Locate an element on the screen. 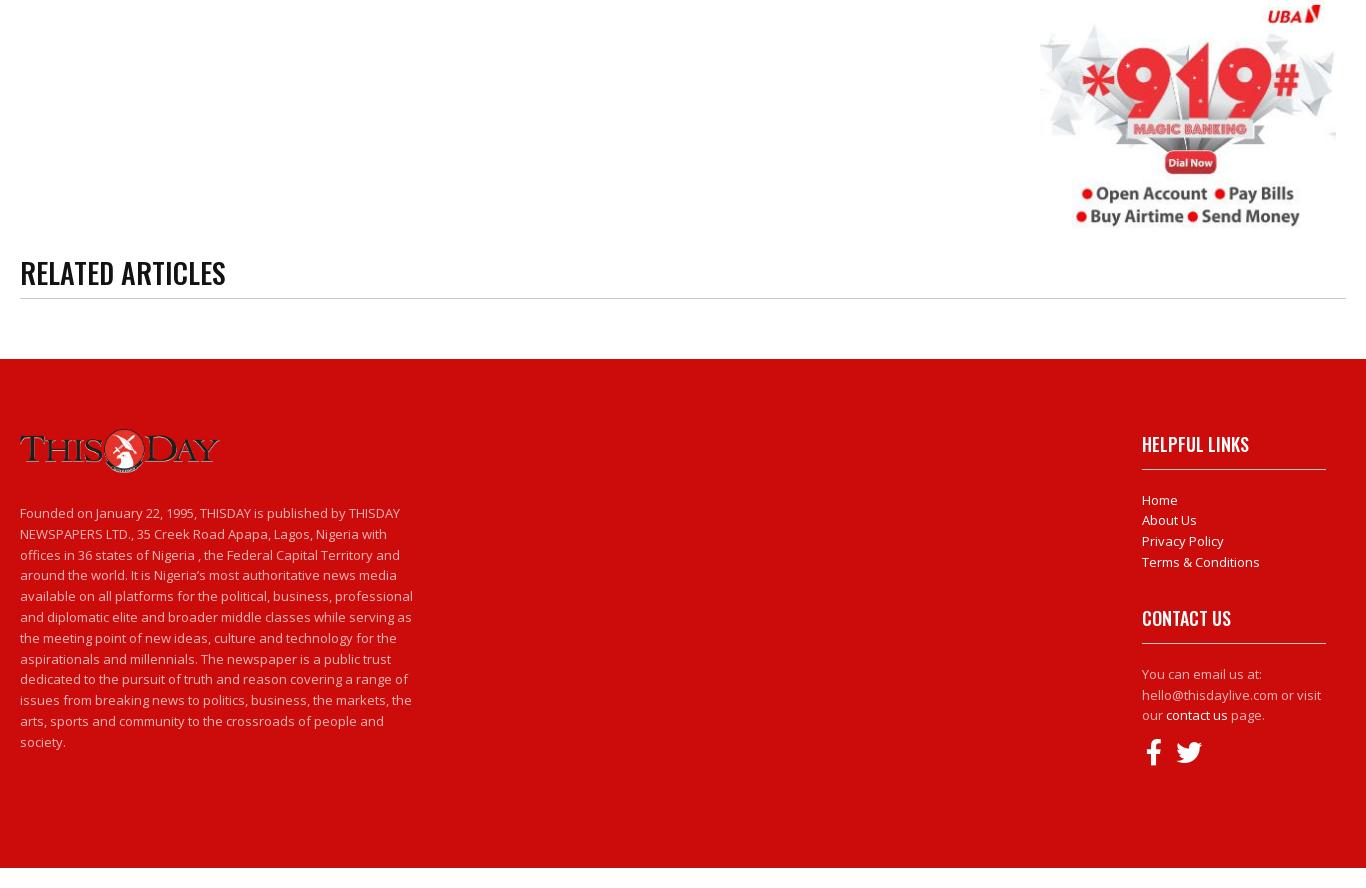 The height and width of the screenshot is (888, 1366). 'page.' is located at coordinates (1245, 715).